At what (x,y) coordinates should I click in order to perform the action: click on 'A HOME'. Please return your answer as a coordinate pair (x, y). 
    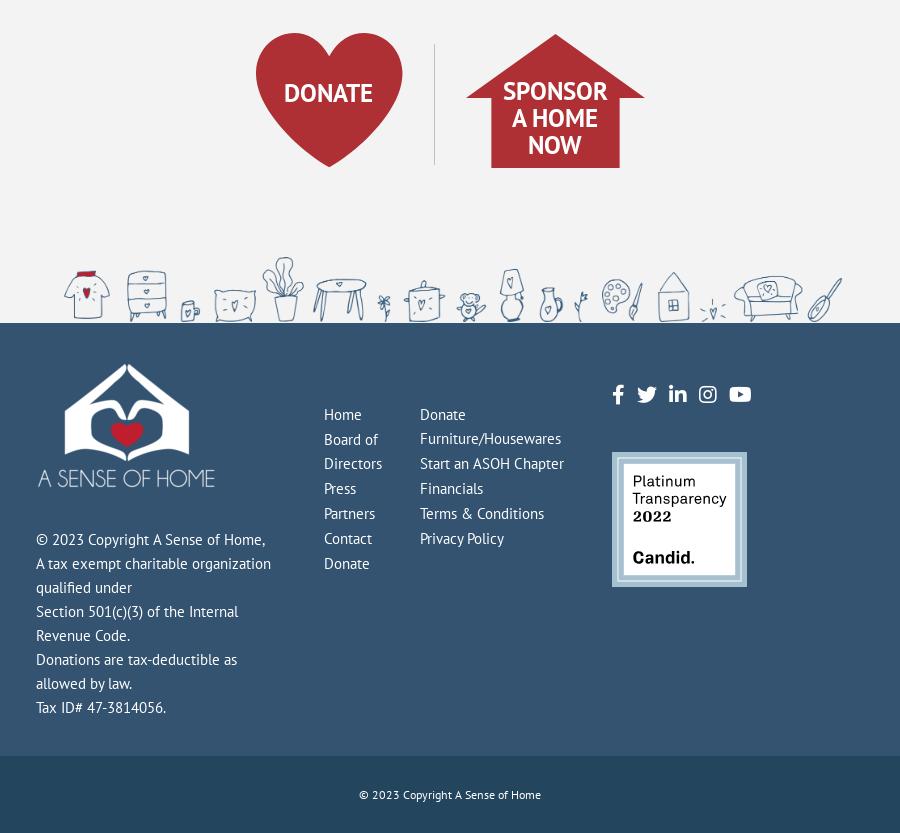
    Looking at the image, I should click on (510, 116).